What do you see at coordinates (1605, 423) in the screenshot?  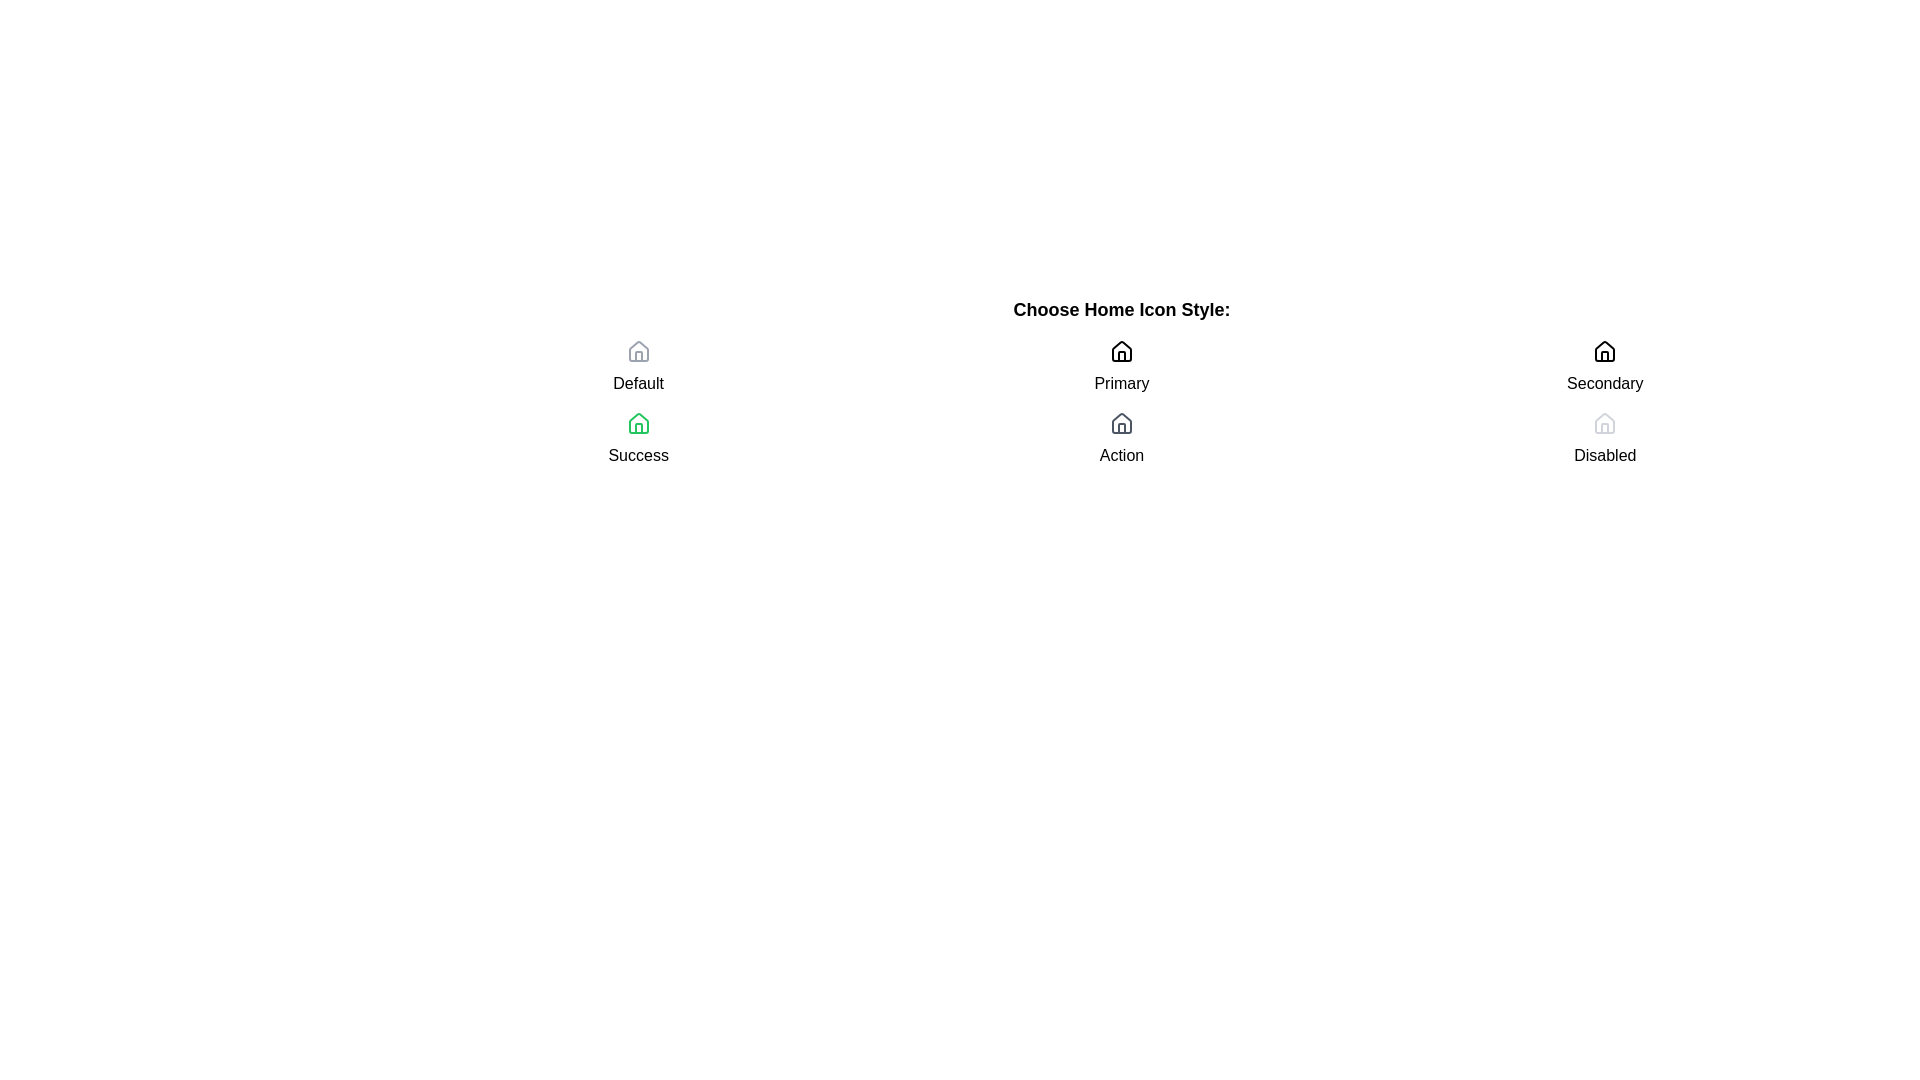 I see `the 'Home' icon which is displayed in a disabled state, located above the text 'Disabled' and part of the section labeled 'Choose Home Icon Style:'` at bounding box center [1605, 423].